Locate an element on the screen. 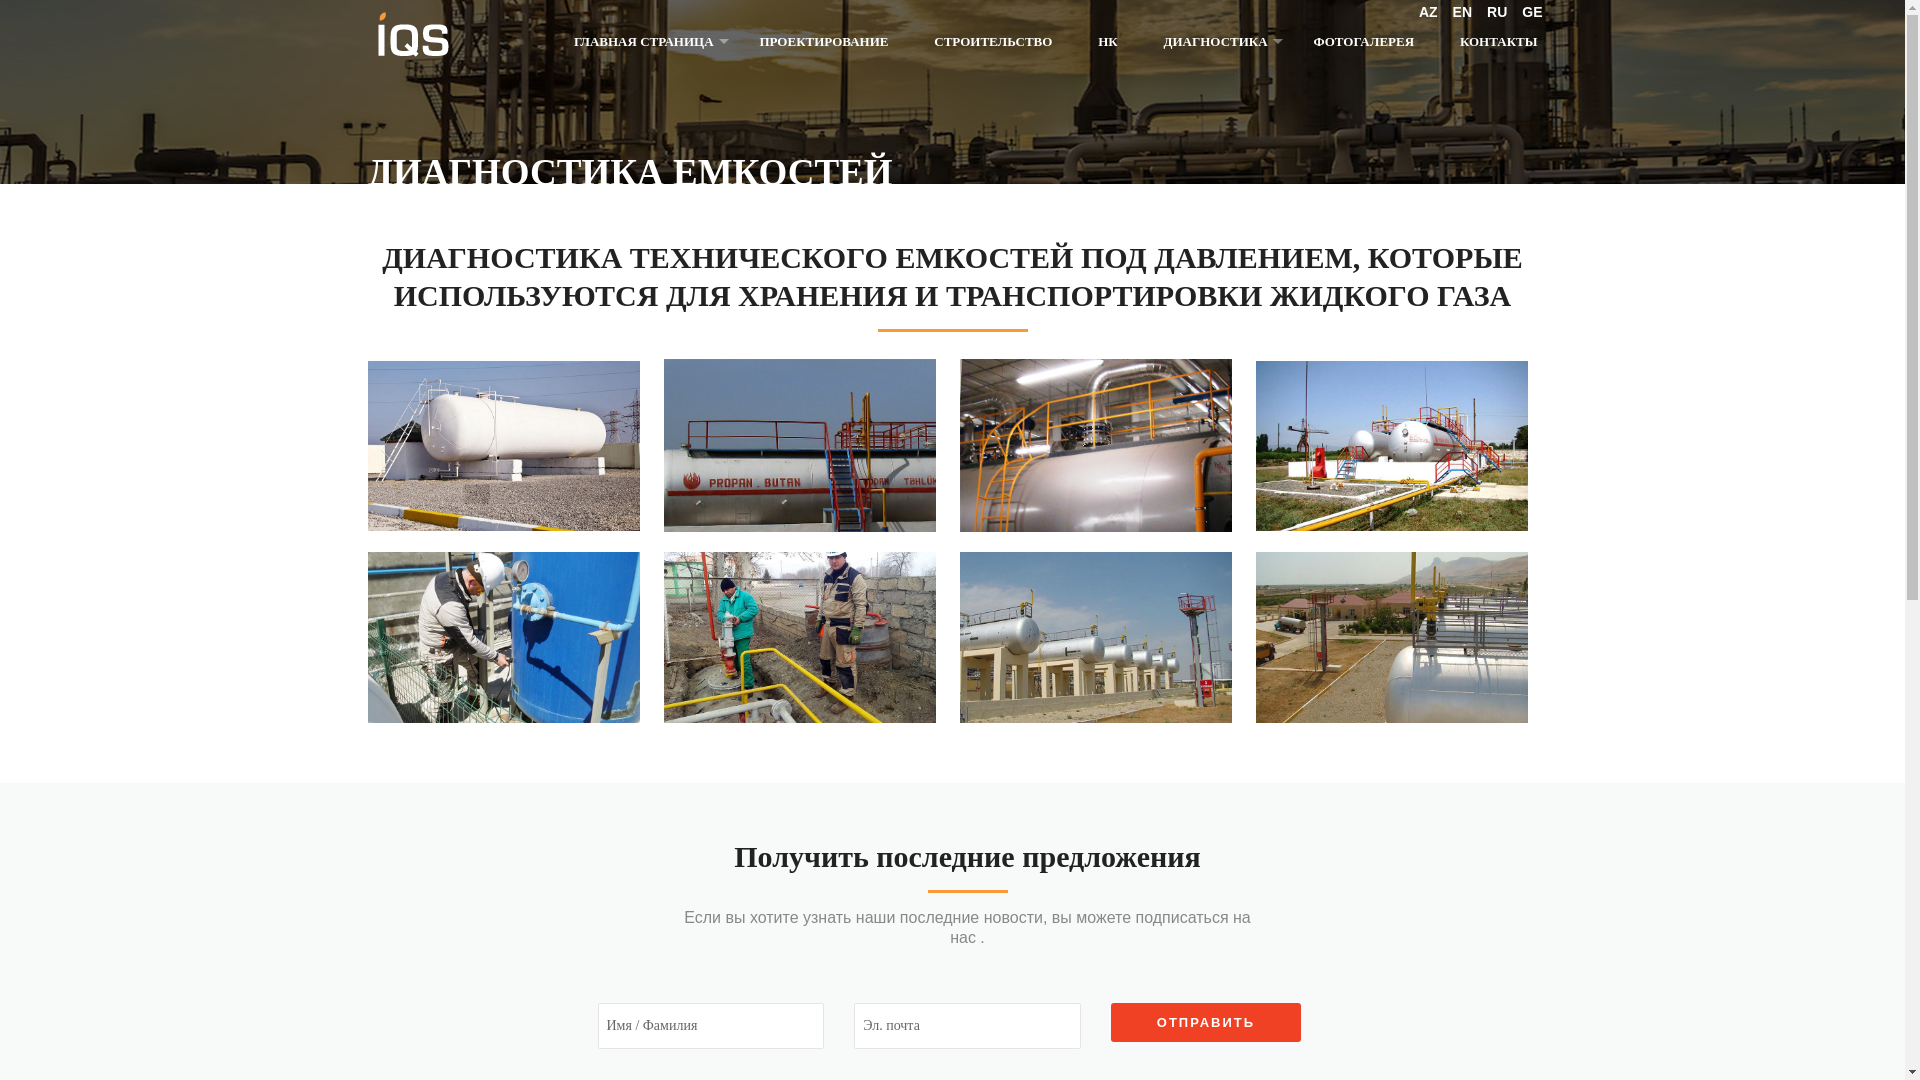 Image resolution: width=1920 pixels, height=1080 pixels. 'RU' is located at coordinates (1497, 11).